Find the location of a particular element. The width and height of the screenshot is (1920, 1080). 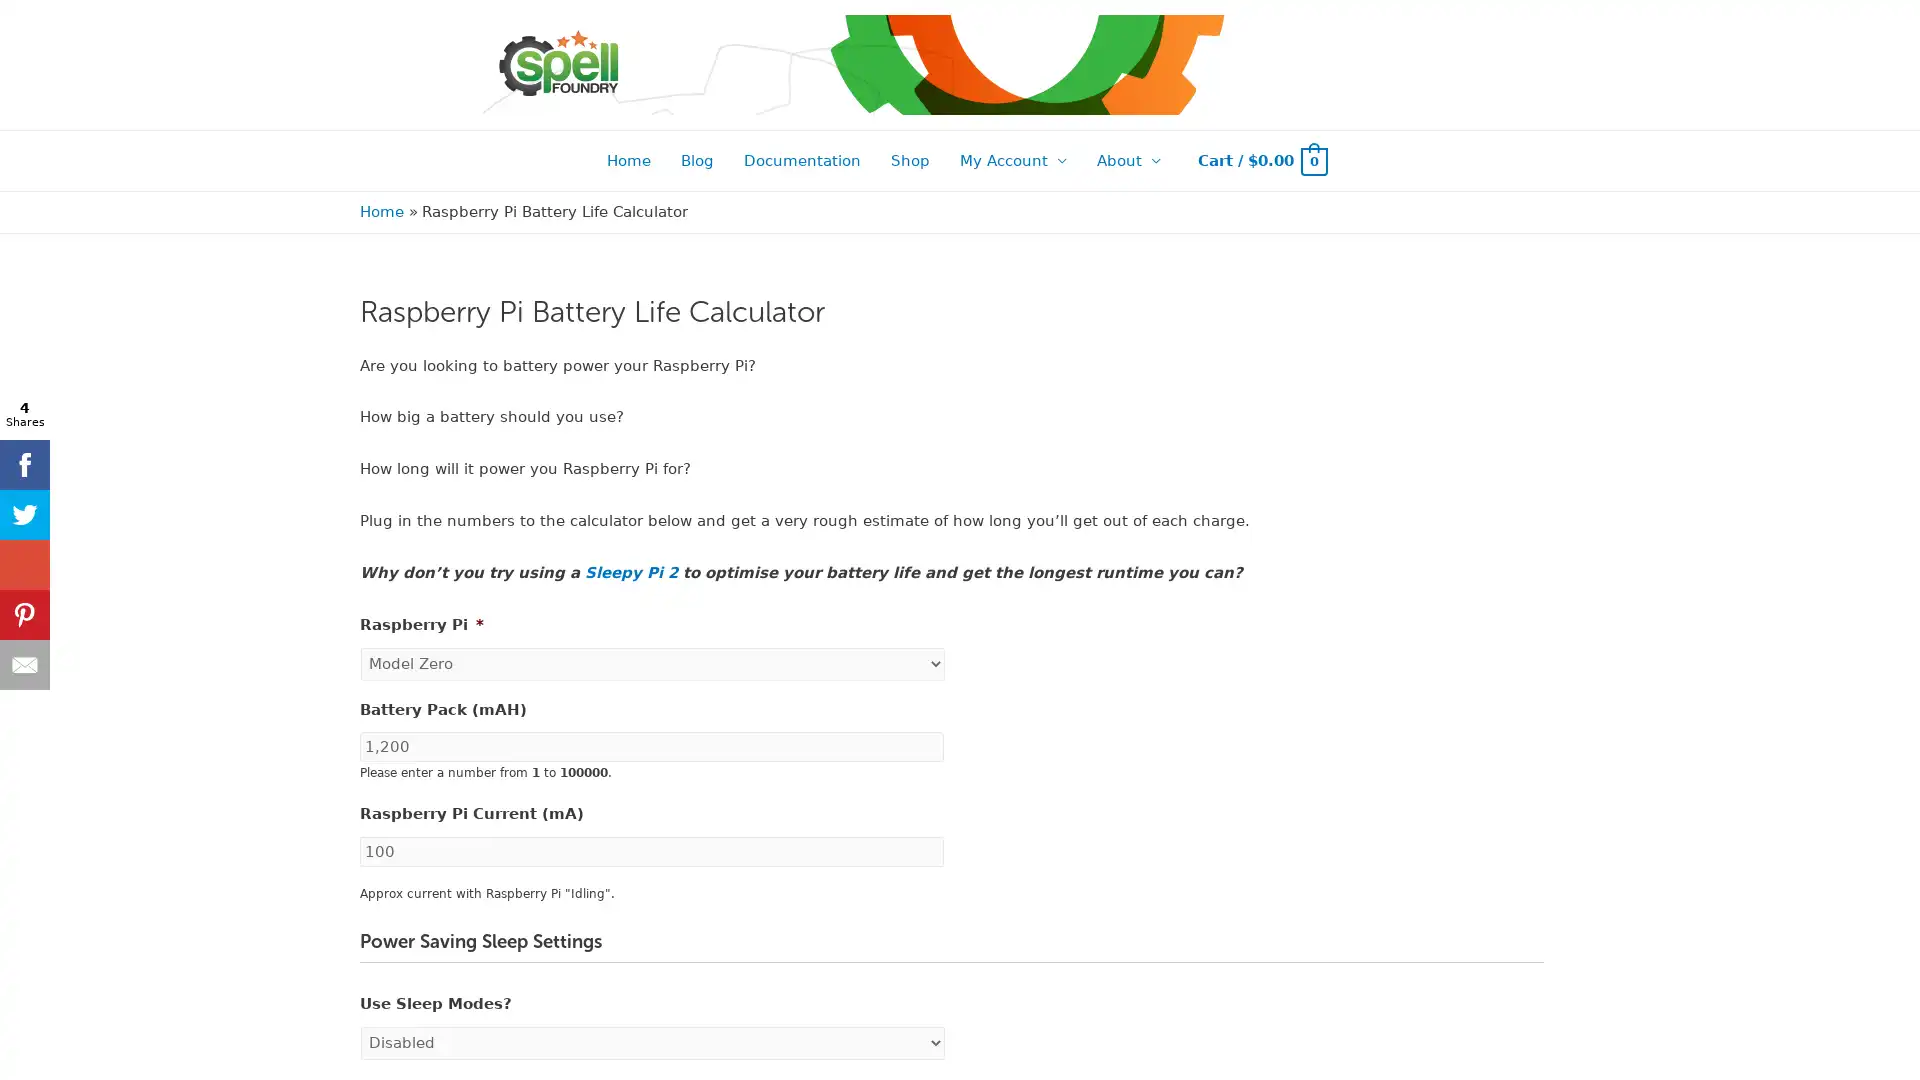

New Sleepy Pi 2 stock expected towards end March 2022! Back orders now open. is located at coordinates (960, 26).